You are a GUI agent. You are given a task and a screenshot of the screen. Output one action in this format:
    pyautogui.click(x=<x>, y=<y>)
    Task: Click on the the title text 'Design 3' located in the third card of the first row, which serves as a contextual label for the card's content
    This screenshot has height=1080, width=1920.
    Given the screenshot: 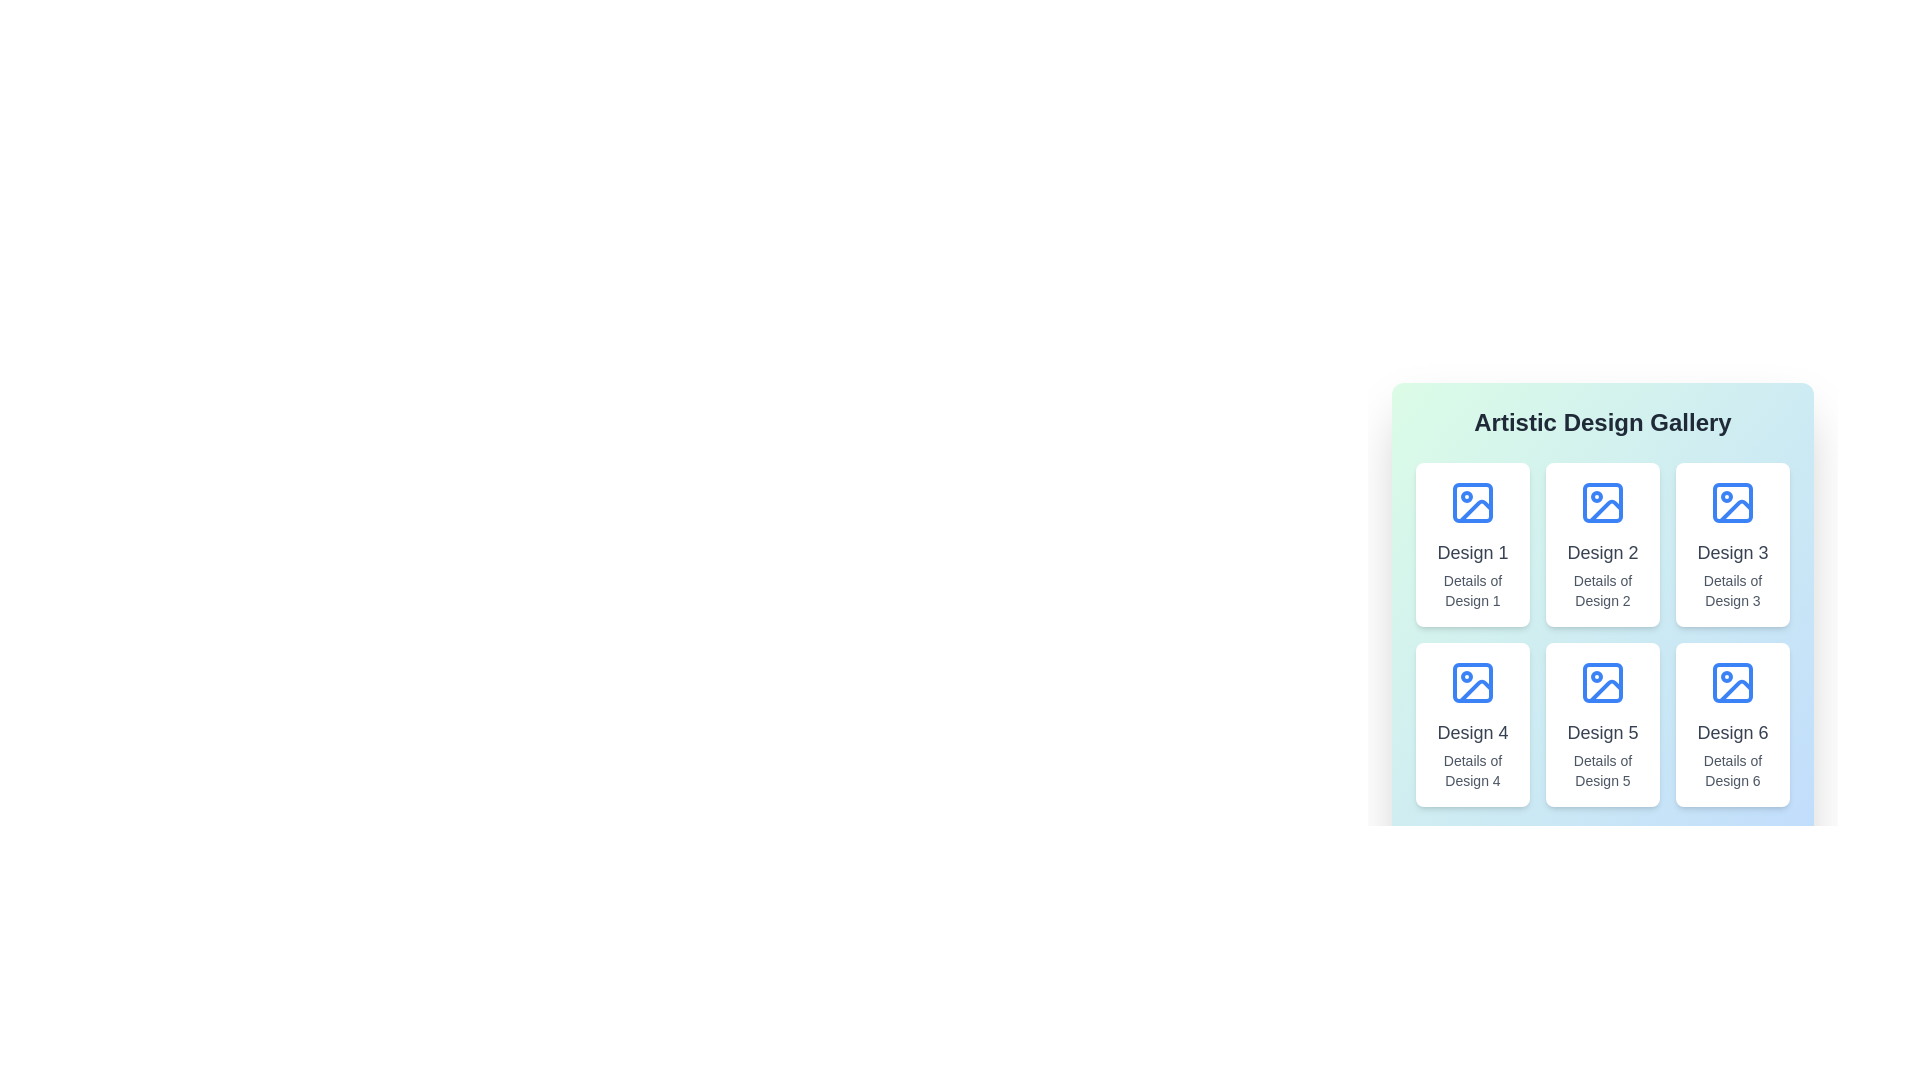 What is the action you would take?
    pyautogui.click(x=1731, y=552)
    